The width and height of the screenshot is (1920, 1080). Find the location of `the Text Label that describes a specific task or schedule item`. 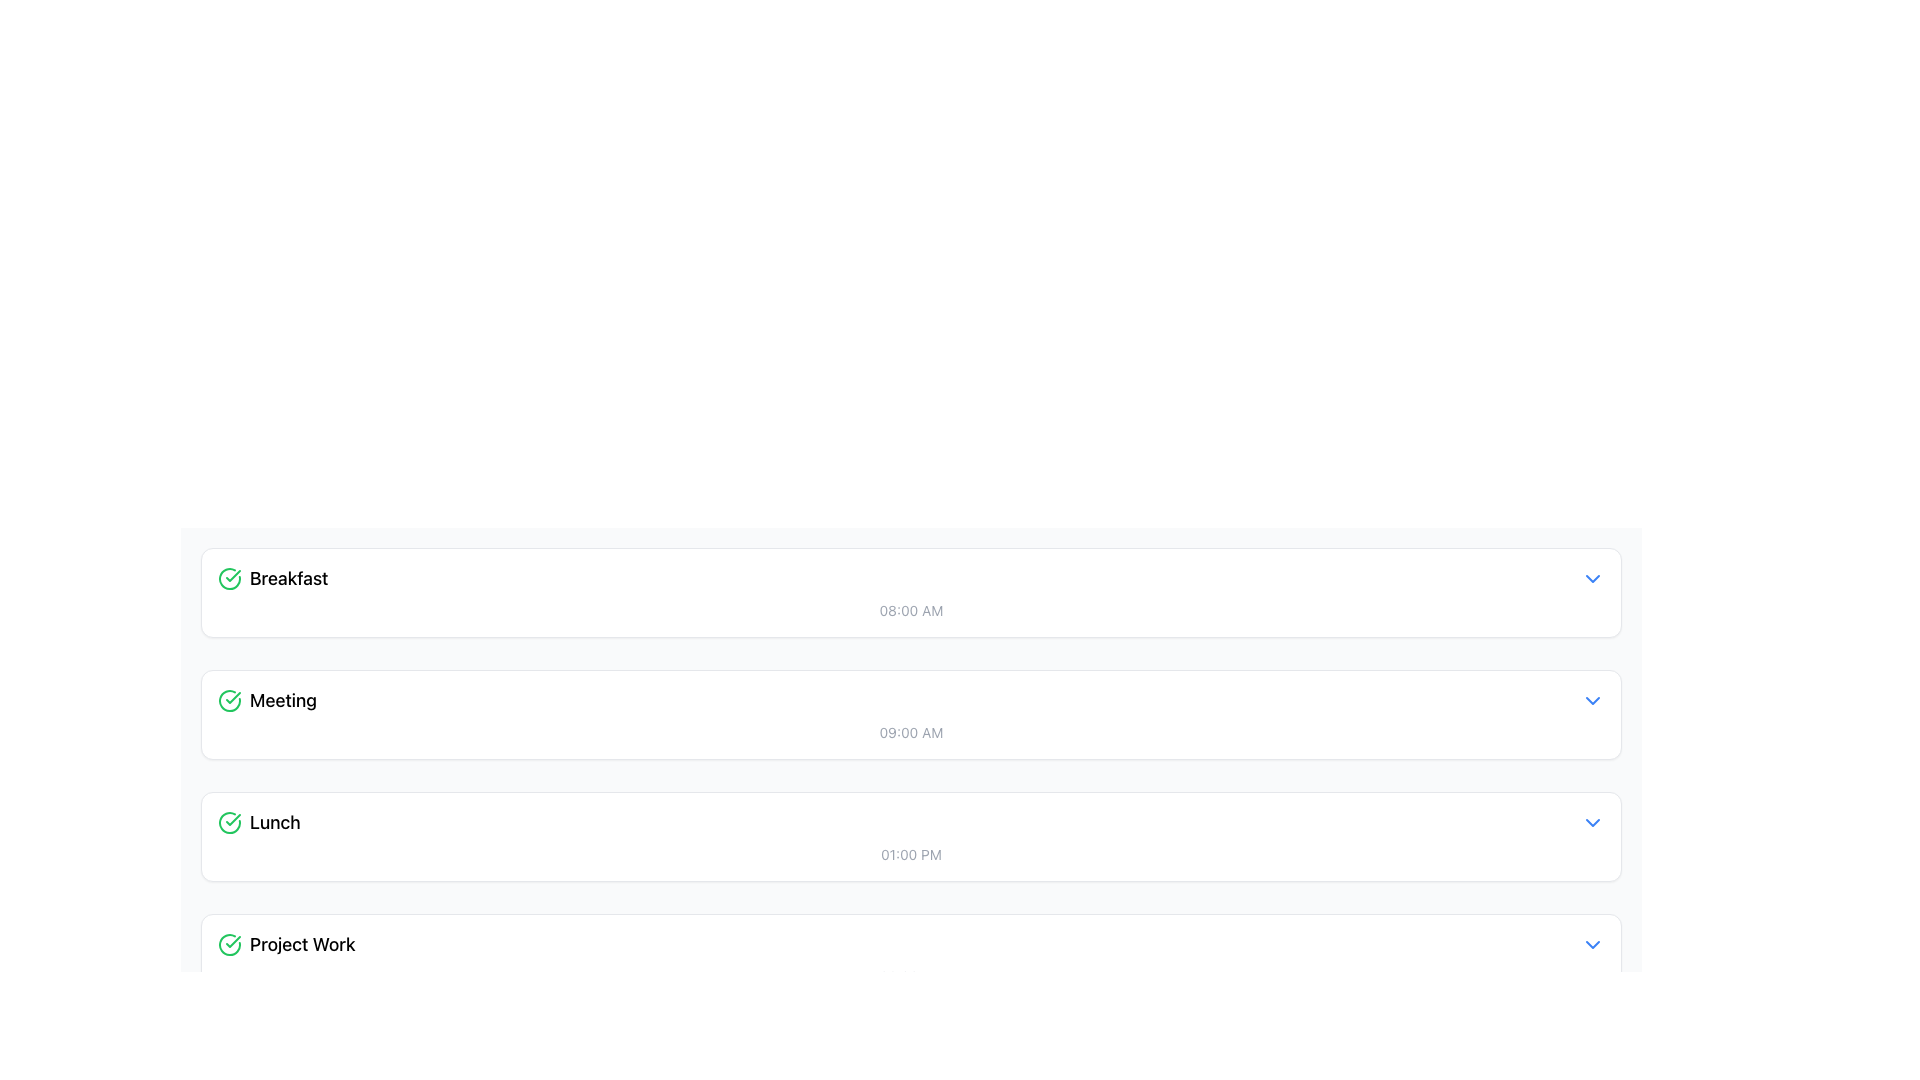

the Text Label that describes a specific task or schedule item is located at coordinates (301, 945).